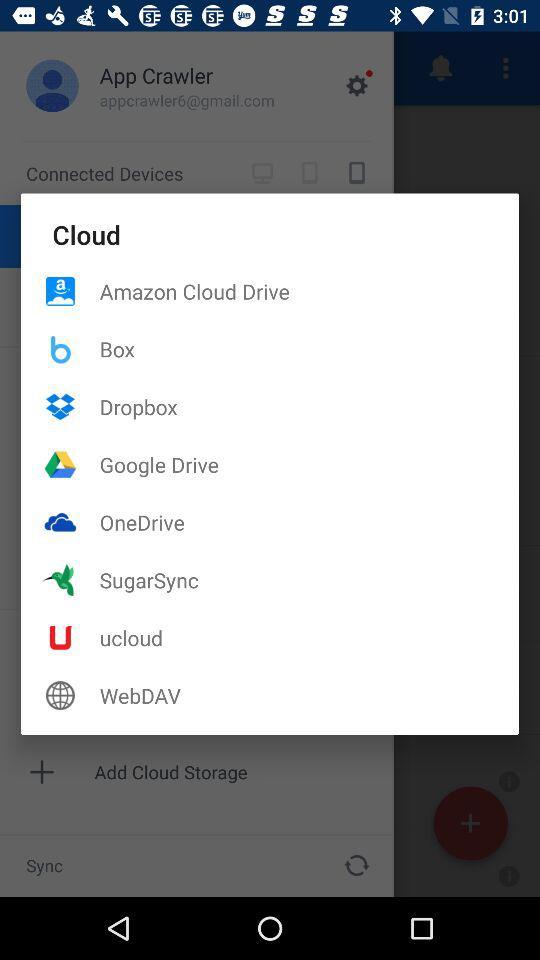 The image size is (540, 960). Describe the element at coordinates (309, 521) in the screenshot. I see `icon above the sugarsync` at that location.